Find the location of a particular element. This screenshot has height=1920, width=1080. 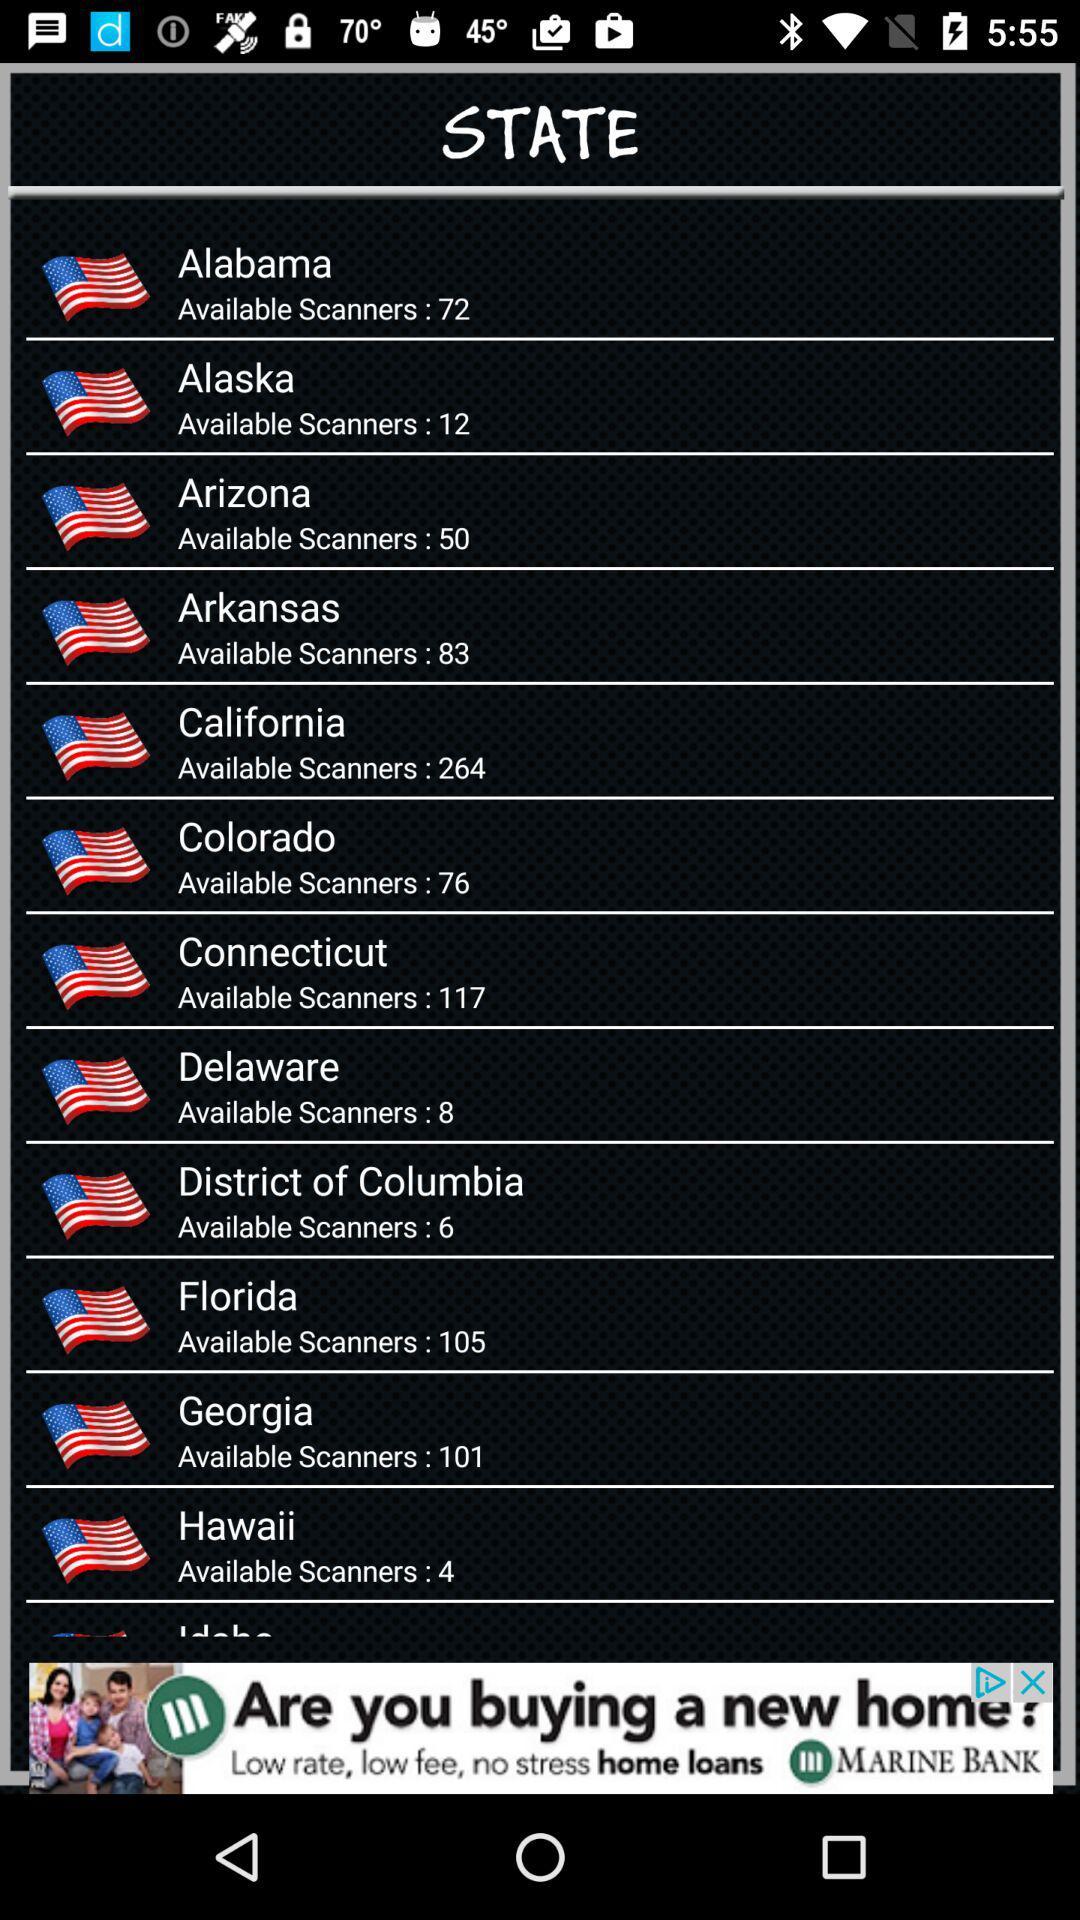

the flag beside florida is located at coordinates (96, 1314).